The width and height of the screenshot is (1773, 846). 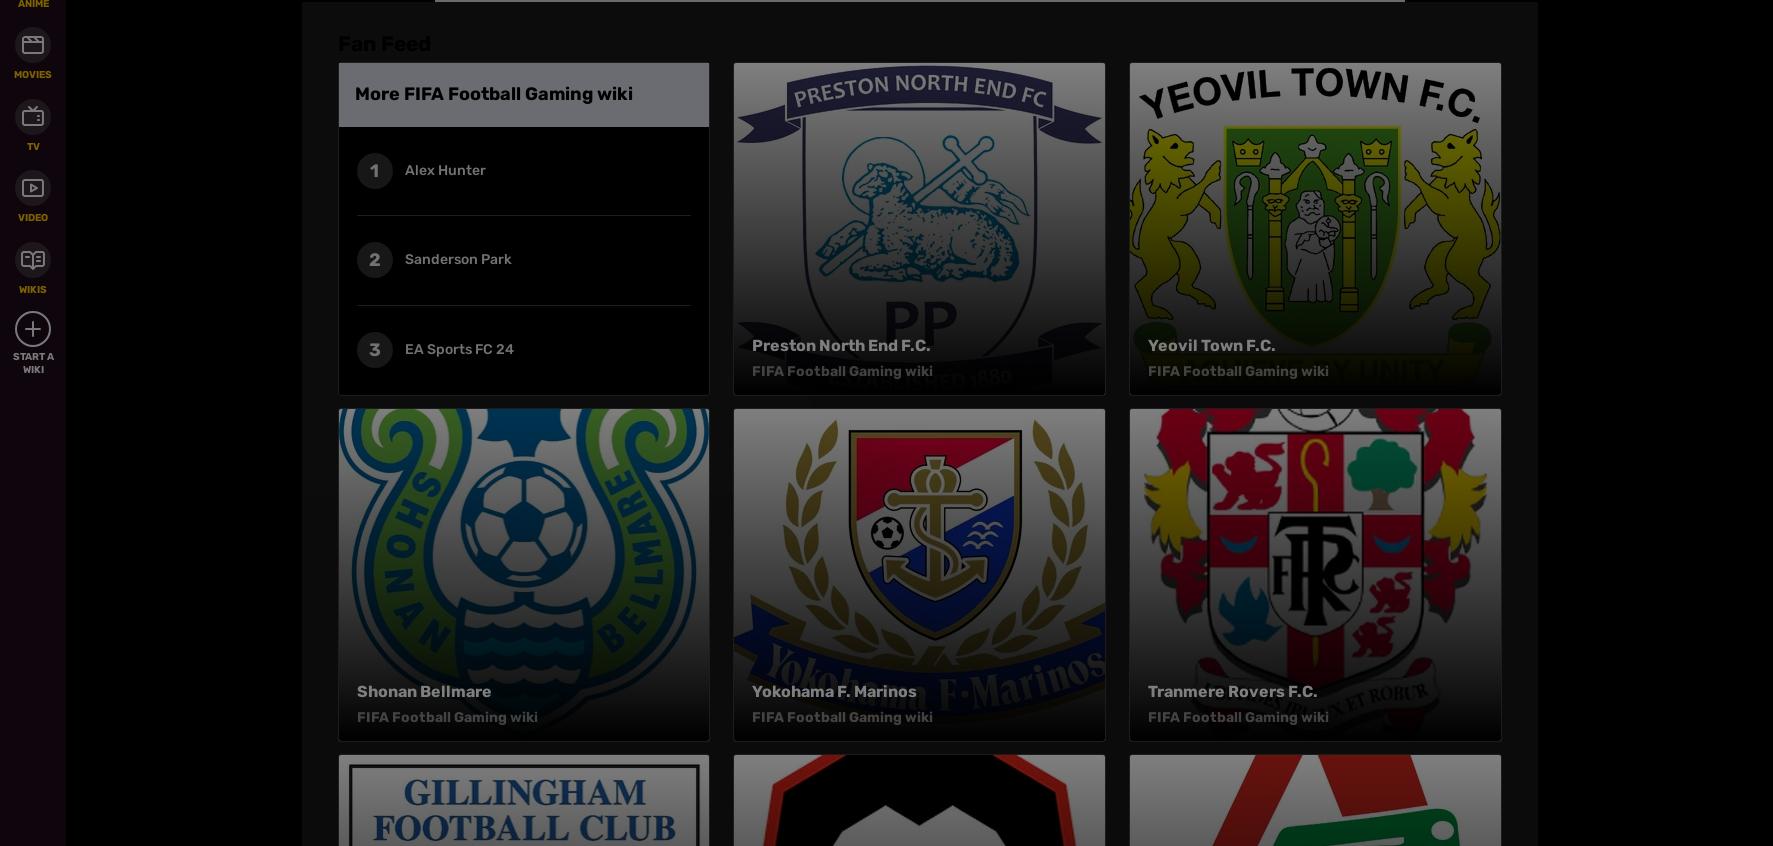 I want to click on 'Careers', so click(x=702, y=27).